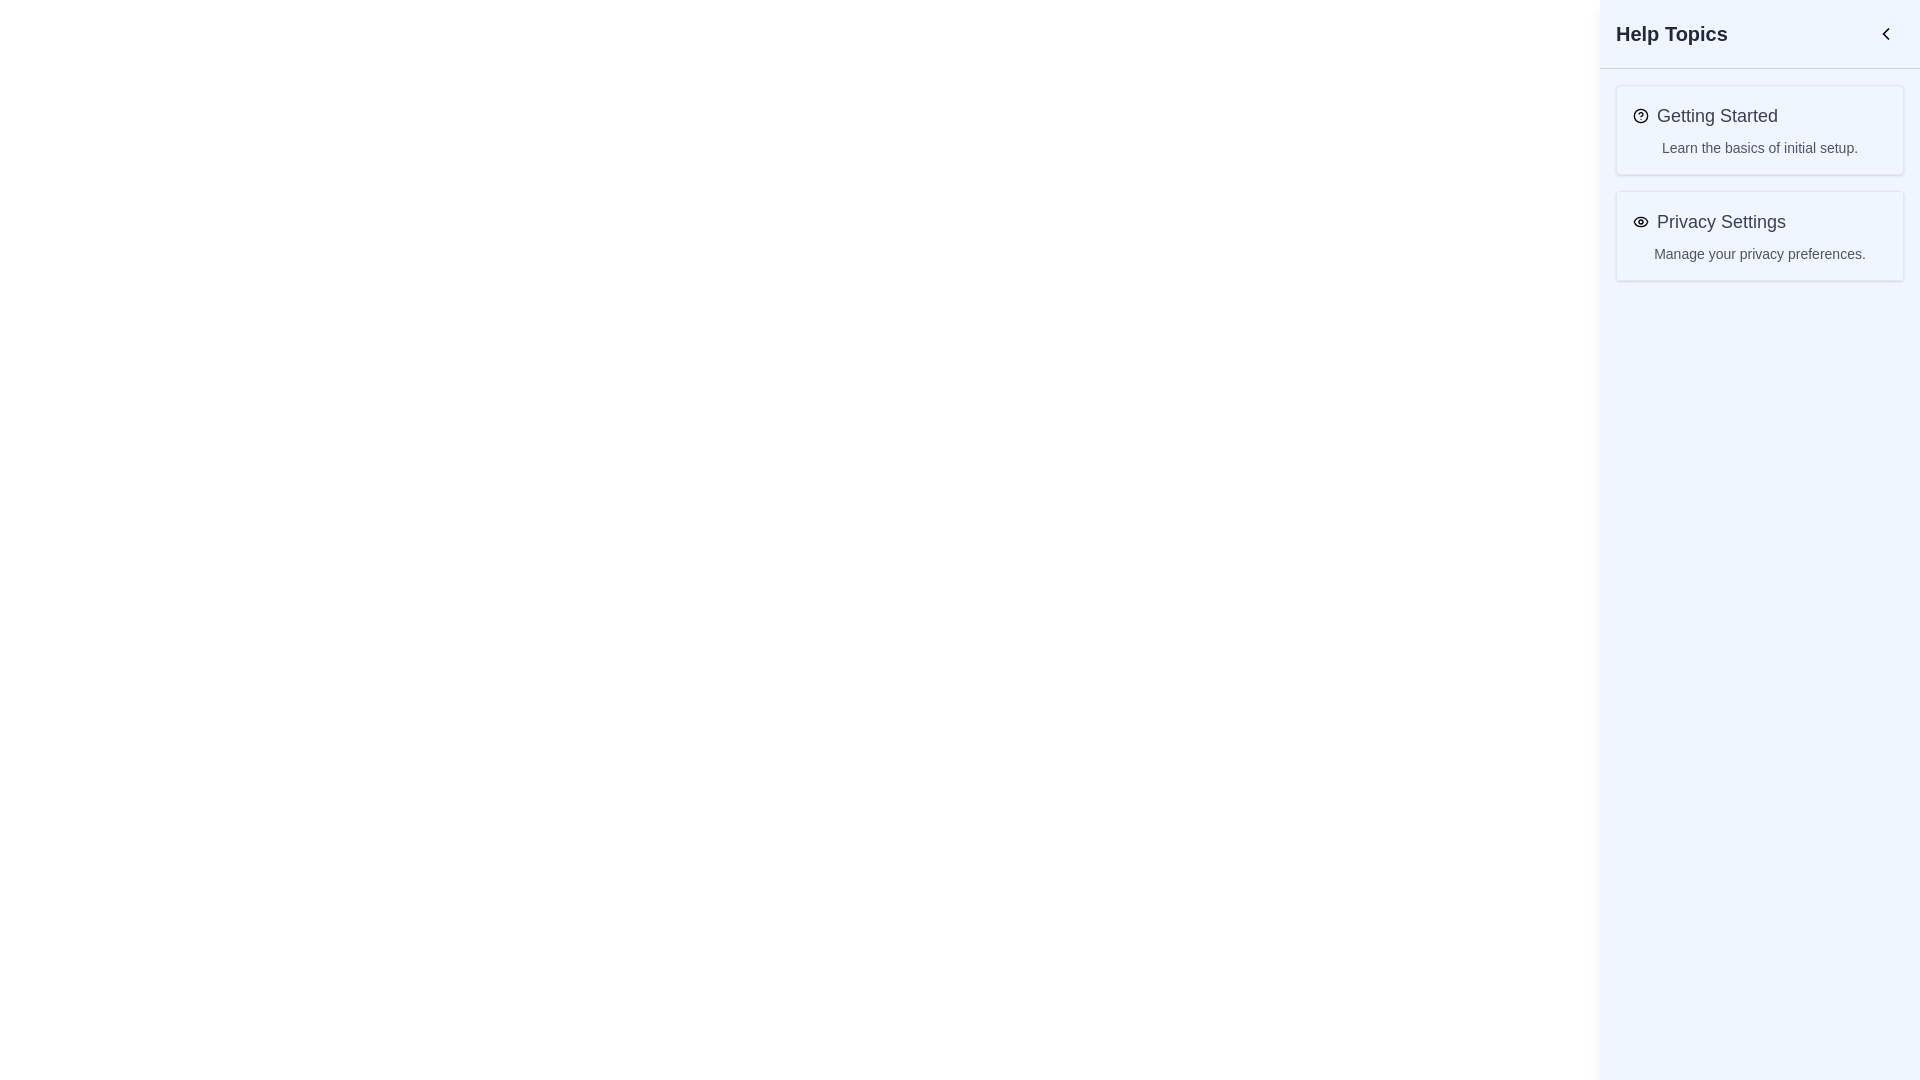 The height and width of the screenshot is (1080, 1920). What do you see at coordinates (1760, 146) in the screenshot?
I see `text of the label displaying 'Learn the basics of initial setup.' located in the 'Getting Started' section of the 'Help Topics' menu` at bounding box center [1760, 146].